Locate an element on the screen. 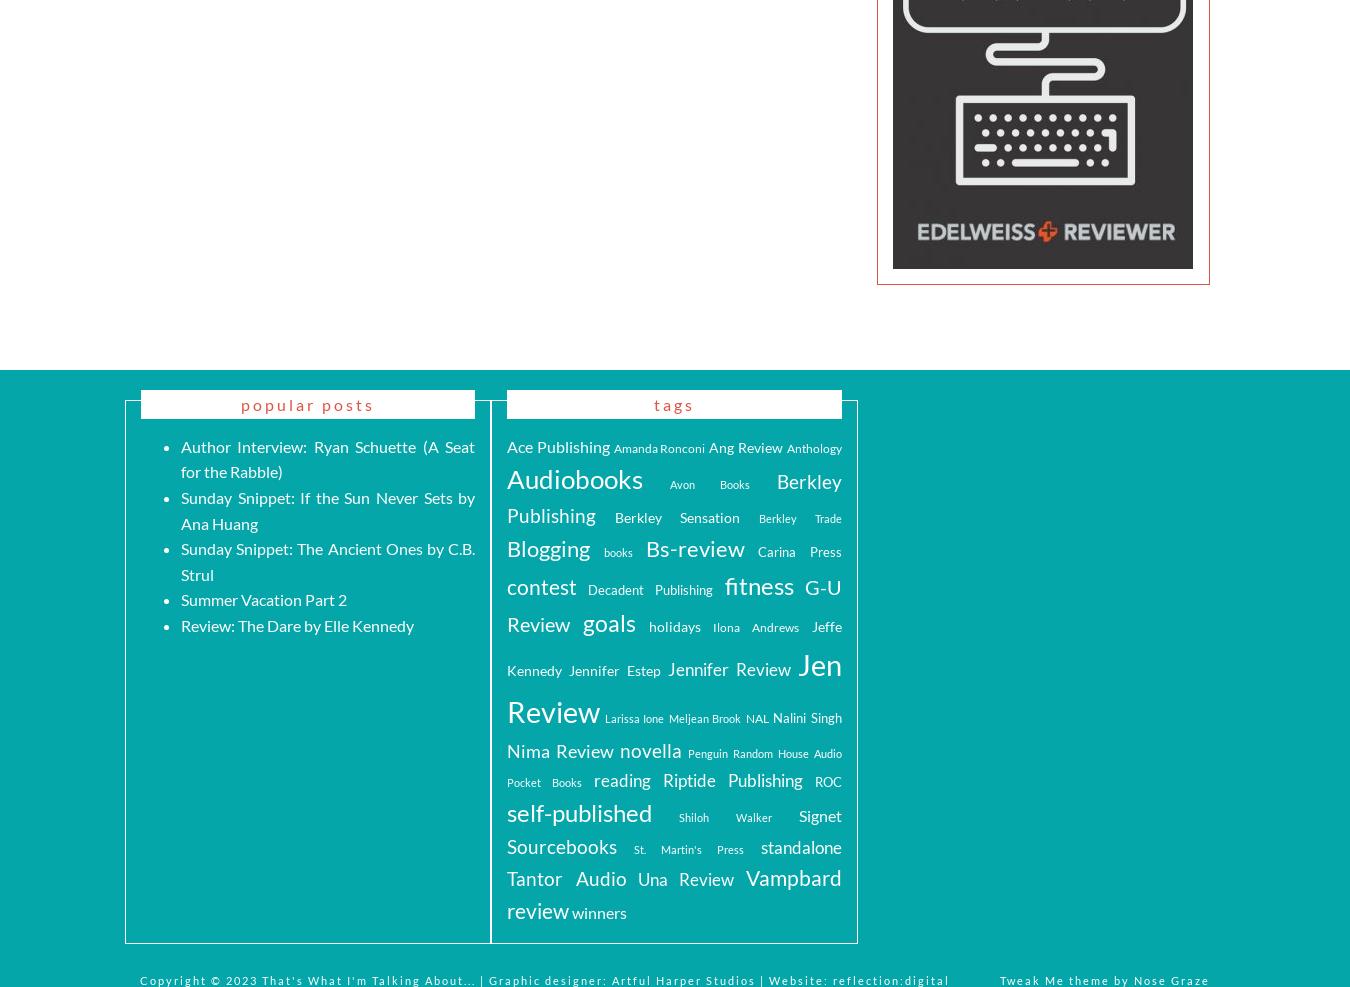 The image size is (1350, 987). 'Riptide Publishing' is located at coordinates (730, 779).